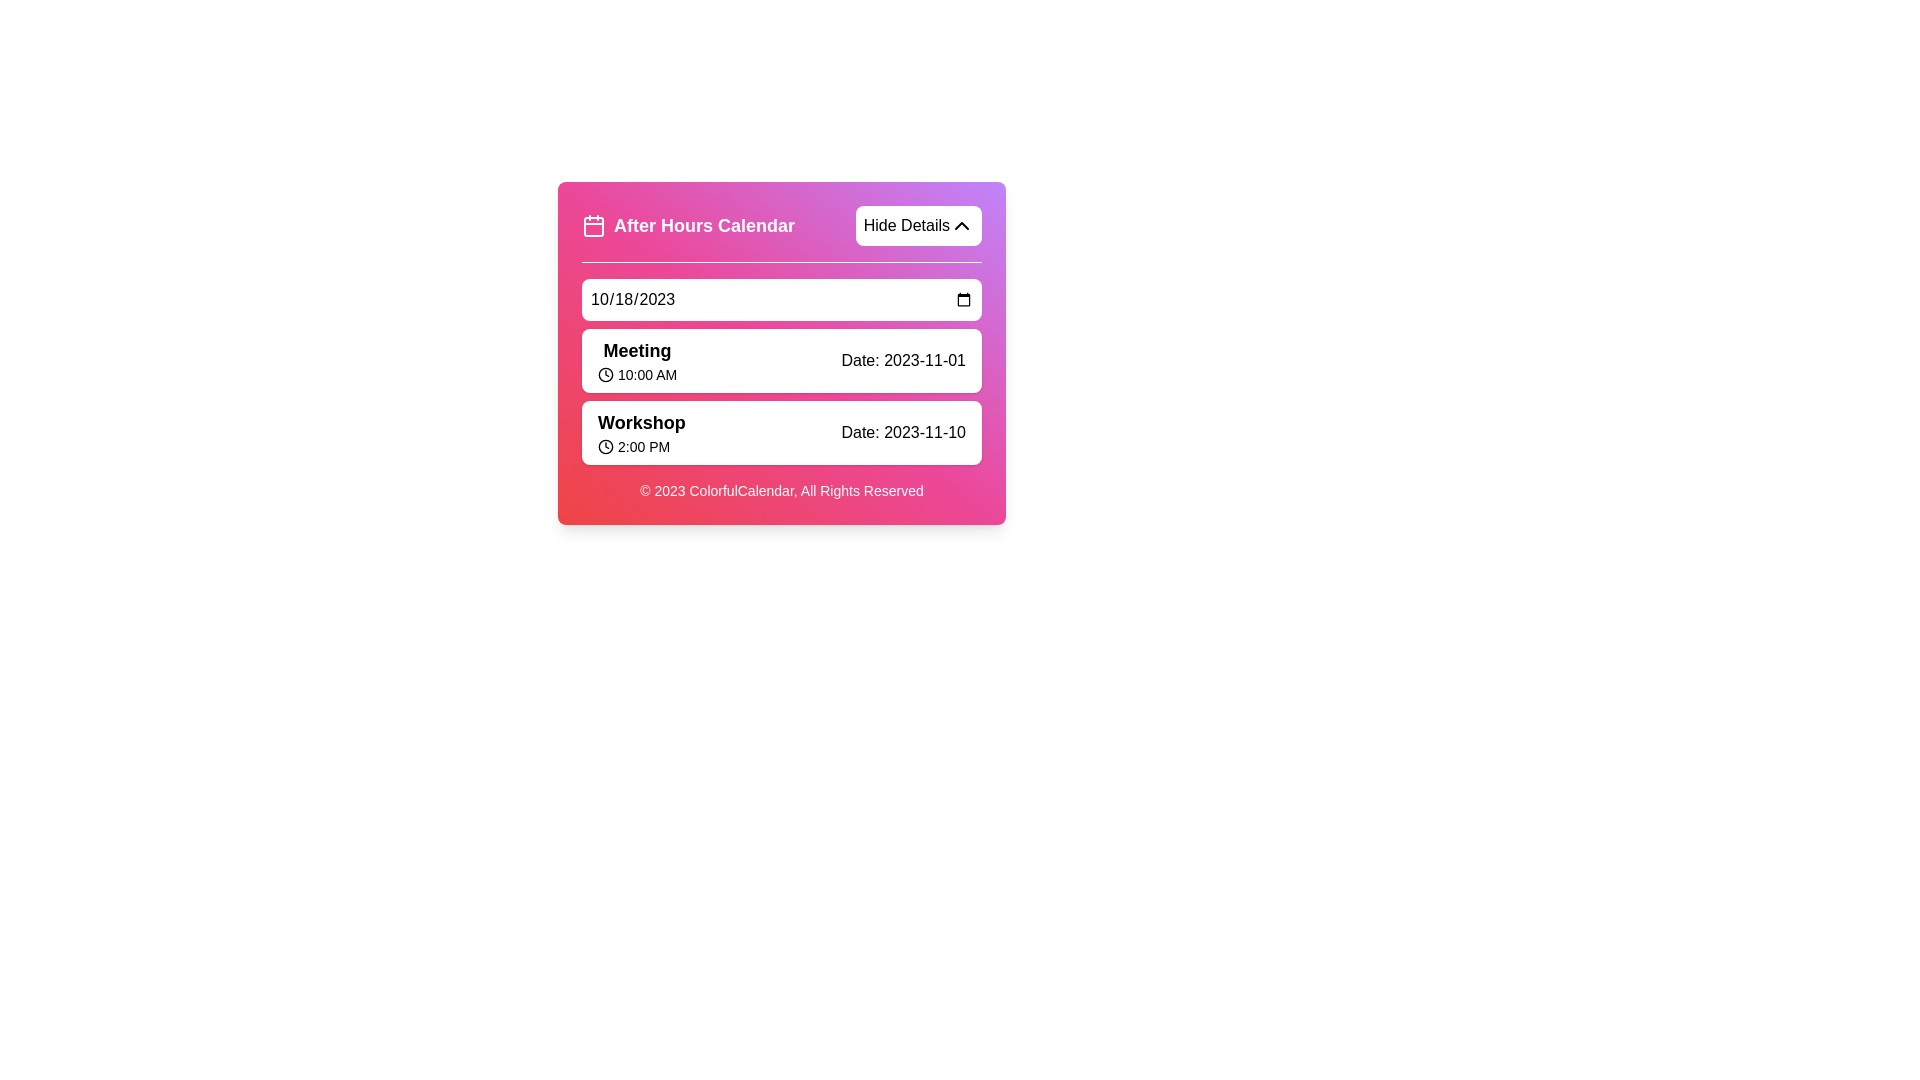 The image size is (1920, 1080). Describe the element at coordinates (961, 225) in the screenshot. I see `the 'Hide Details' button` at that location.